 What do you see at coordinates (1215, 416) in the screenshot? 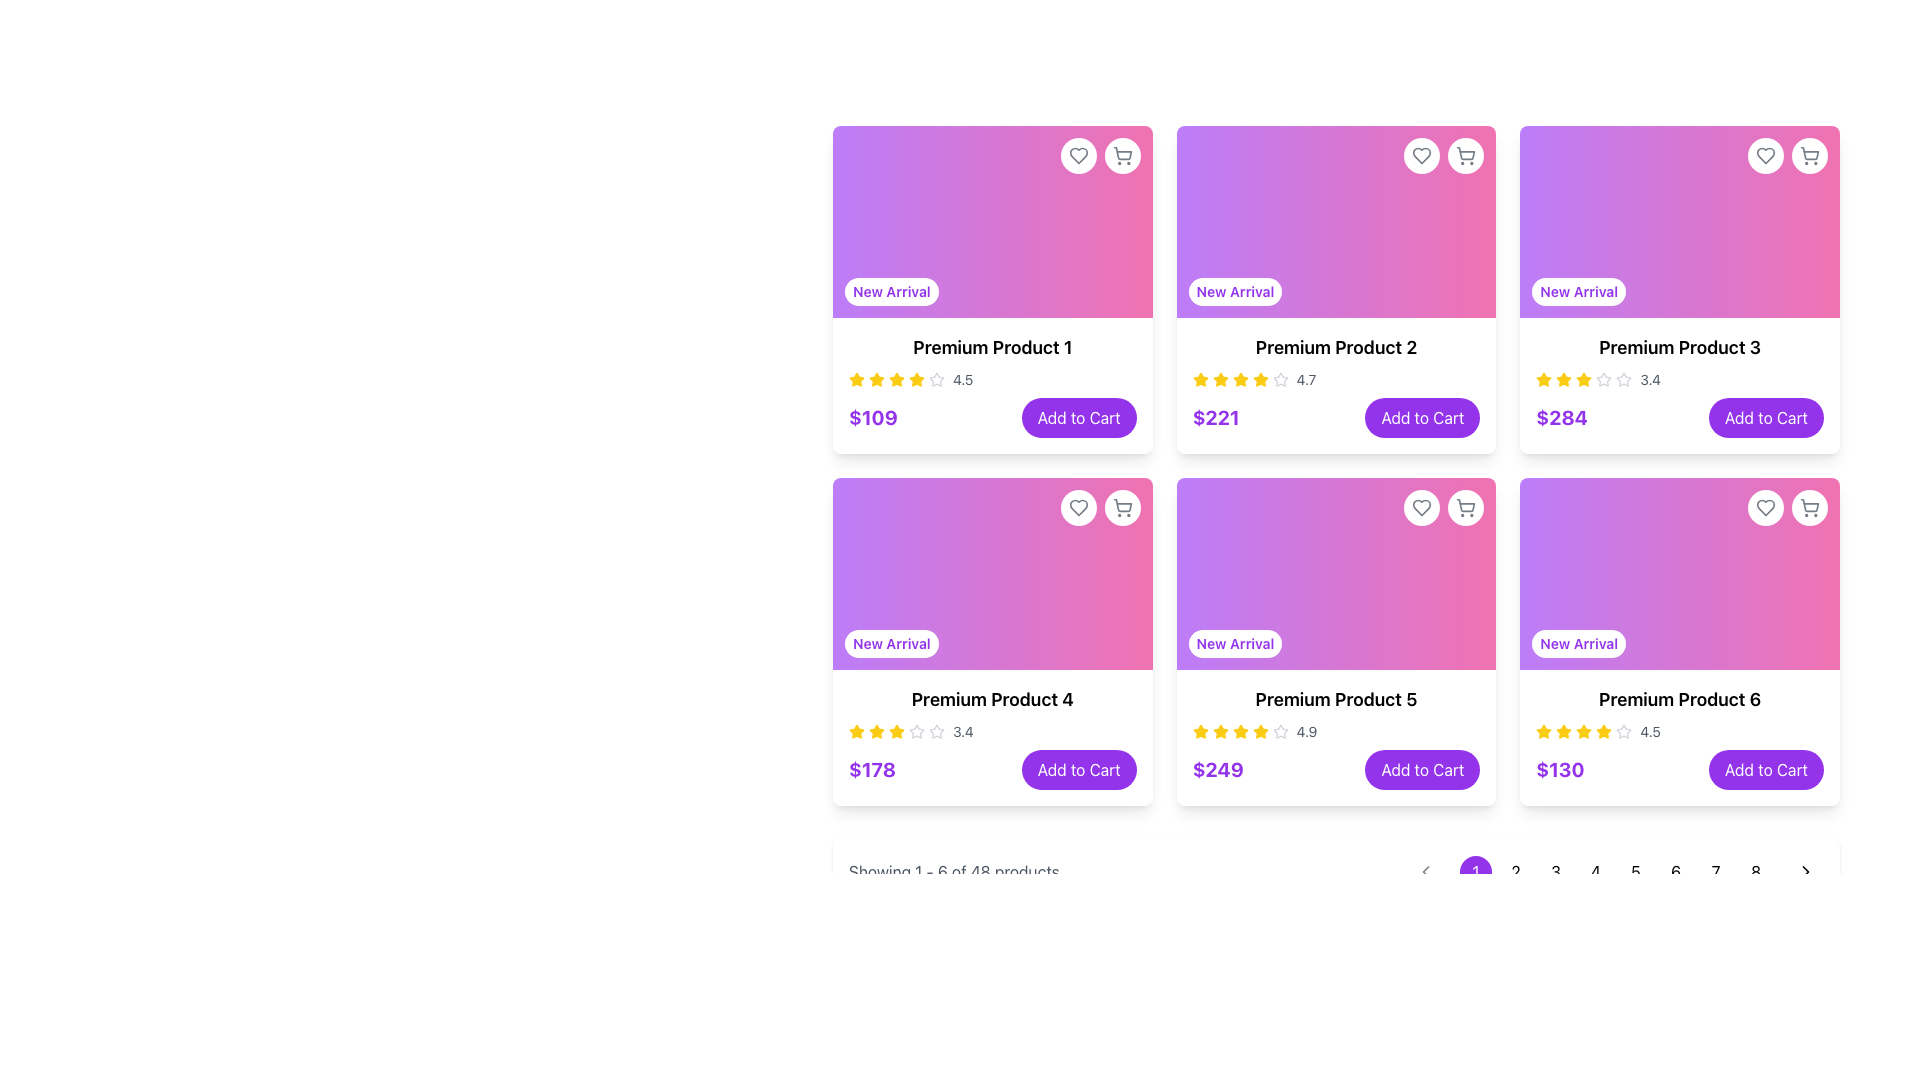
I see `the price label displaying the price of 'Premium Product 2' to trigger any available tooltip` at bounding box center [1215, 416].